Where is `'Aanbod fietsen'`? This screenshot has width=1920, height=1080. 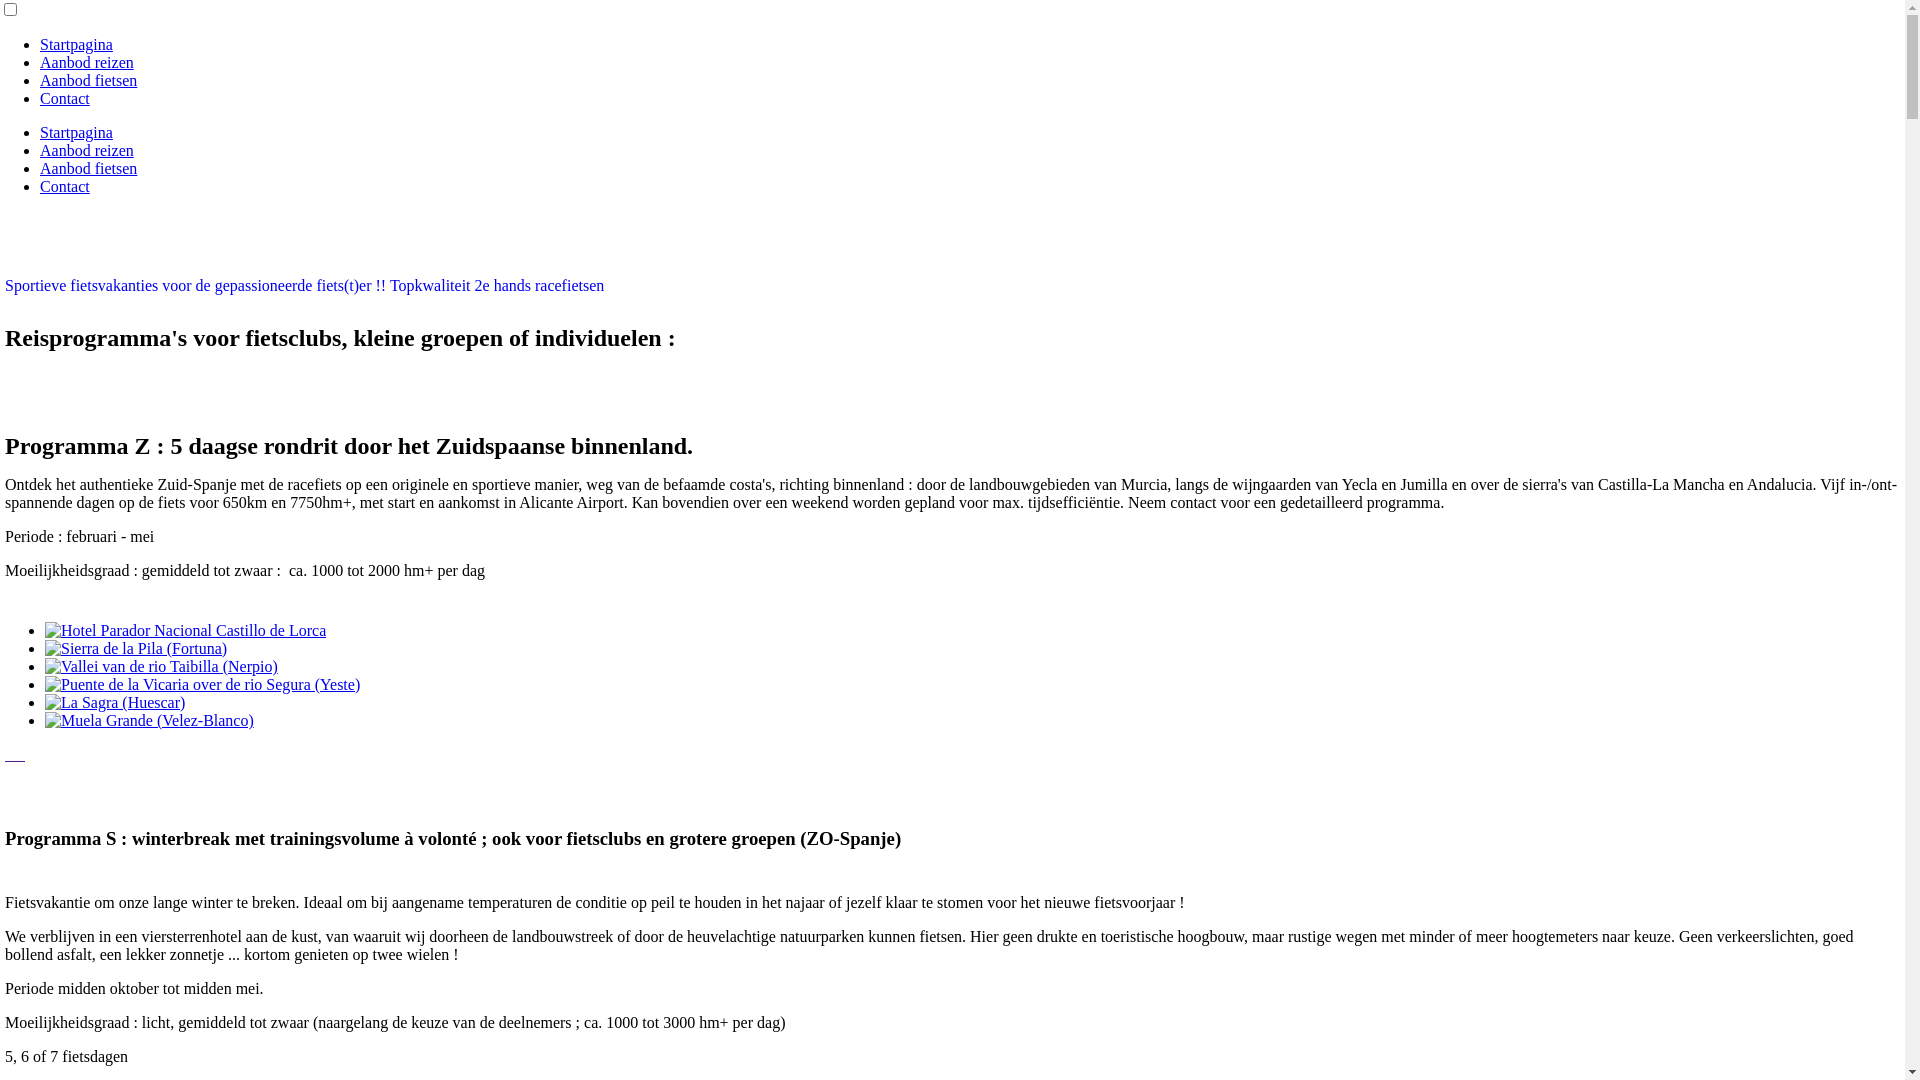
'Aanbod fietsen' is located at coordinates (87, 167).